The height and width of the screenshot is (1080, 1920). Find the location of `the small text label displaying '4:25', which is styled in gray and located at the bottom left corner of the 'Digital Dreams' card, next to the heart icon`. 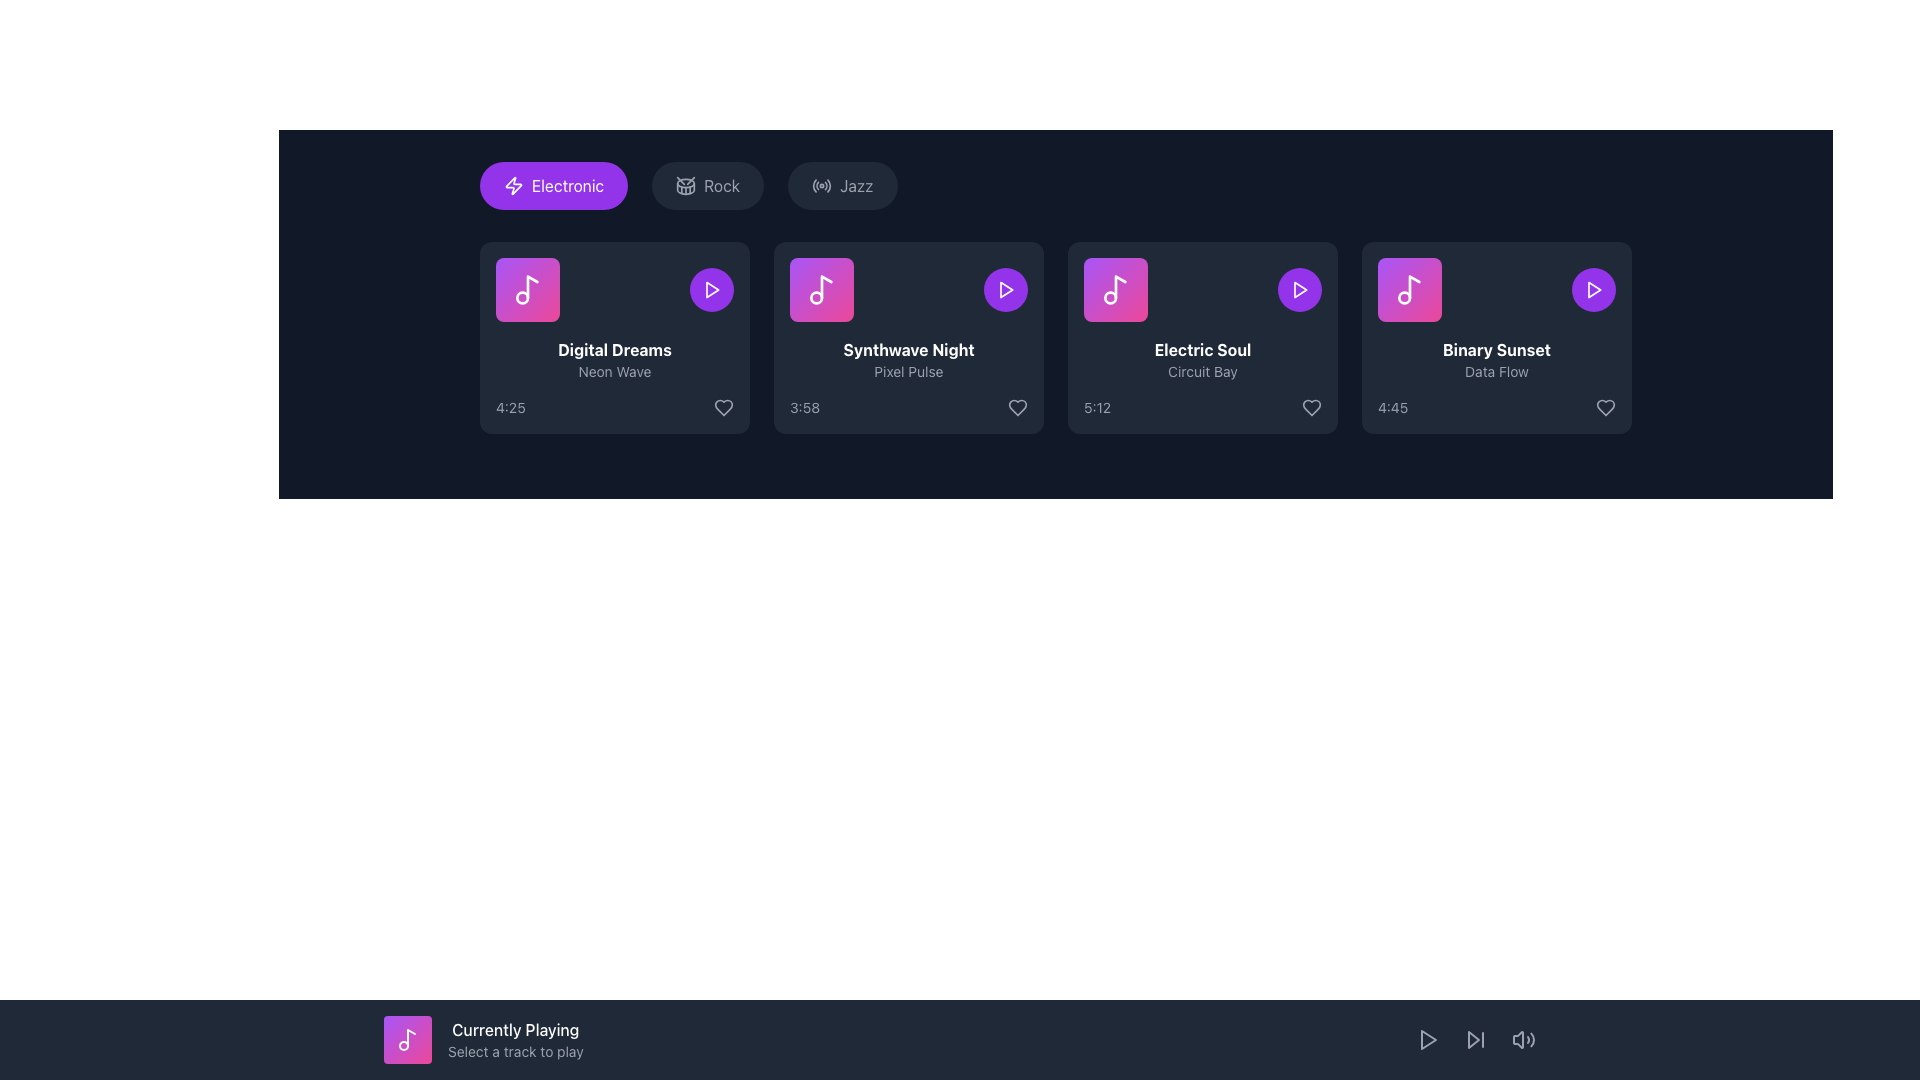

the small text label displaying '4:25', which is styled in gray and located at the bottom left corner of the 'Digital Dreams' card, next to the heart icon is located at coordinates (510, 407).